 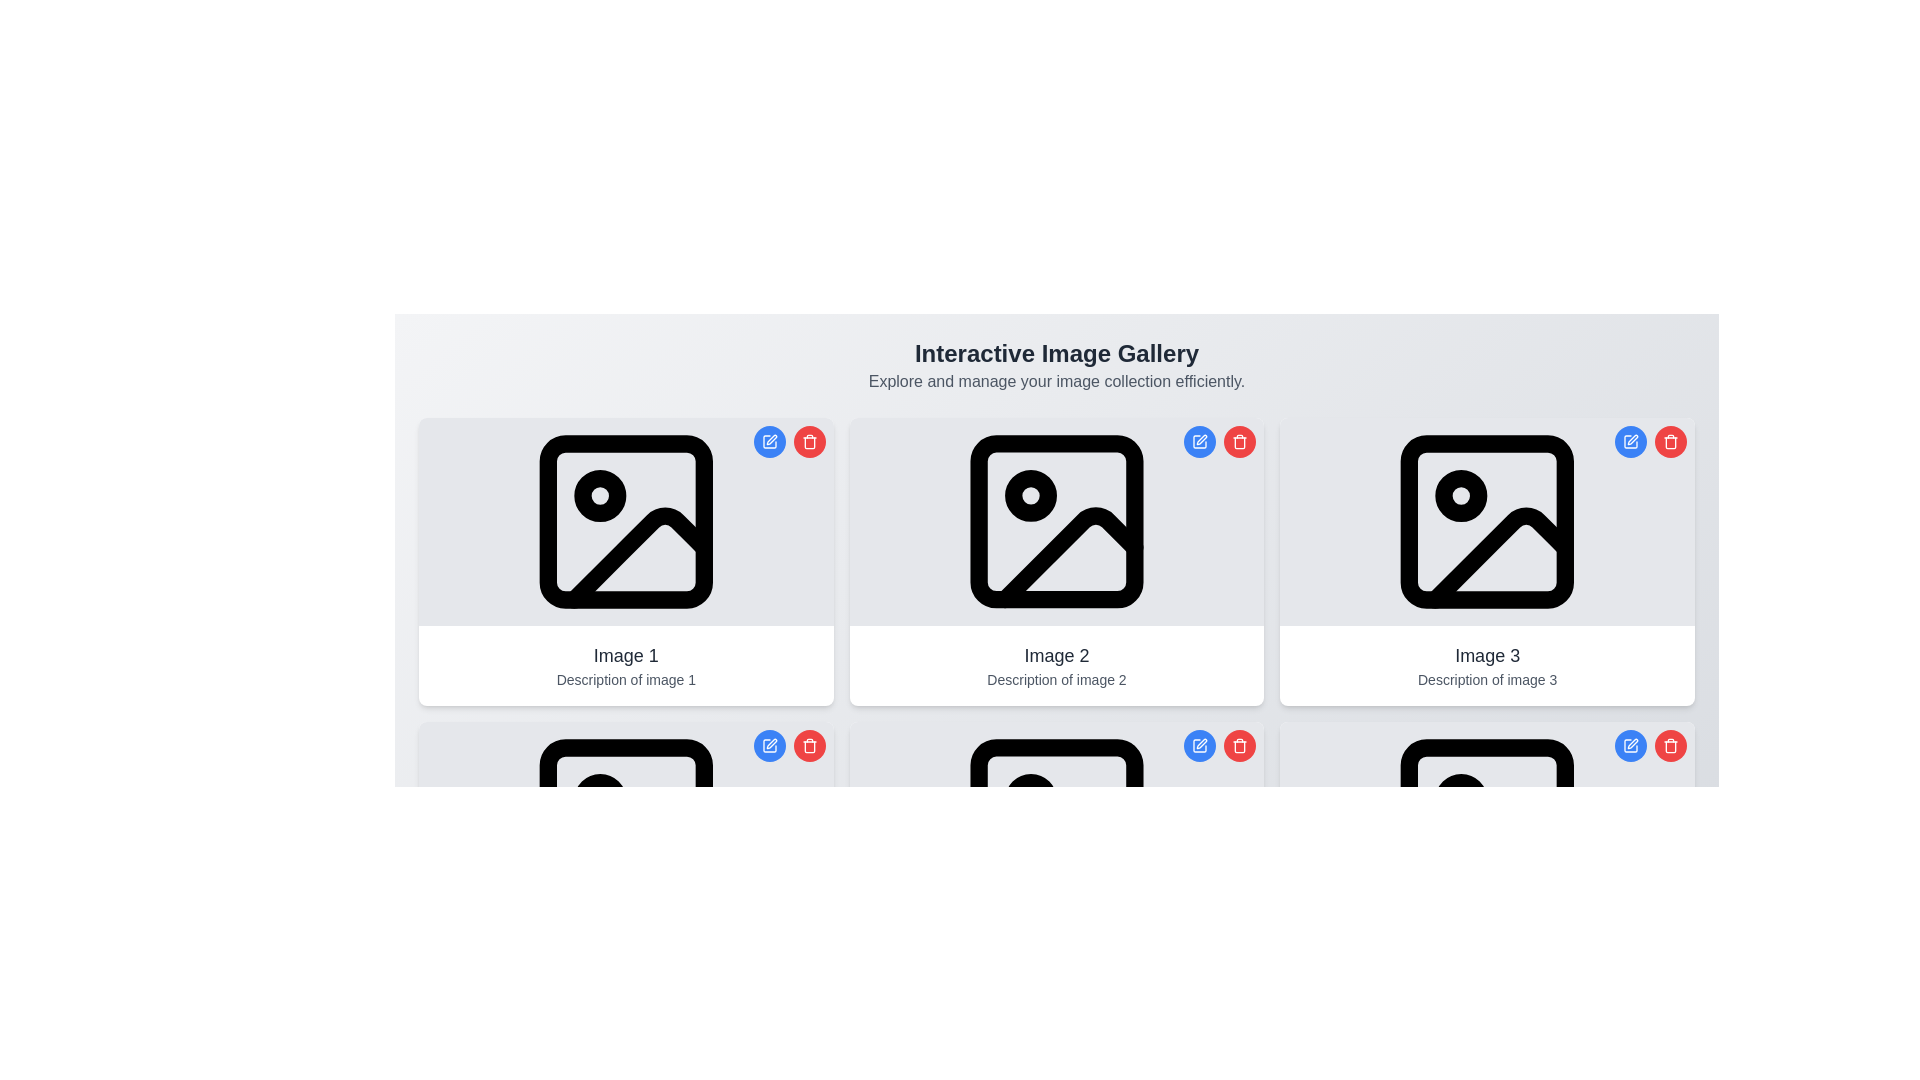 I want to click on the edit icon located in the top right corner of the second image box to initiate the edit action for 'Image 2', so click(x=1201, y=438).